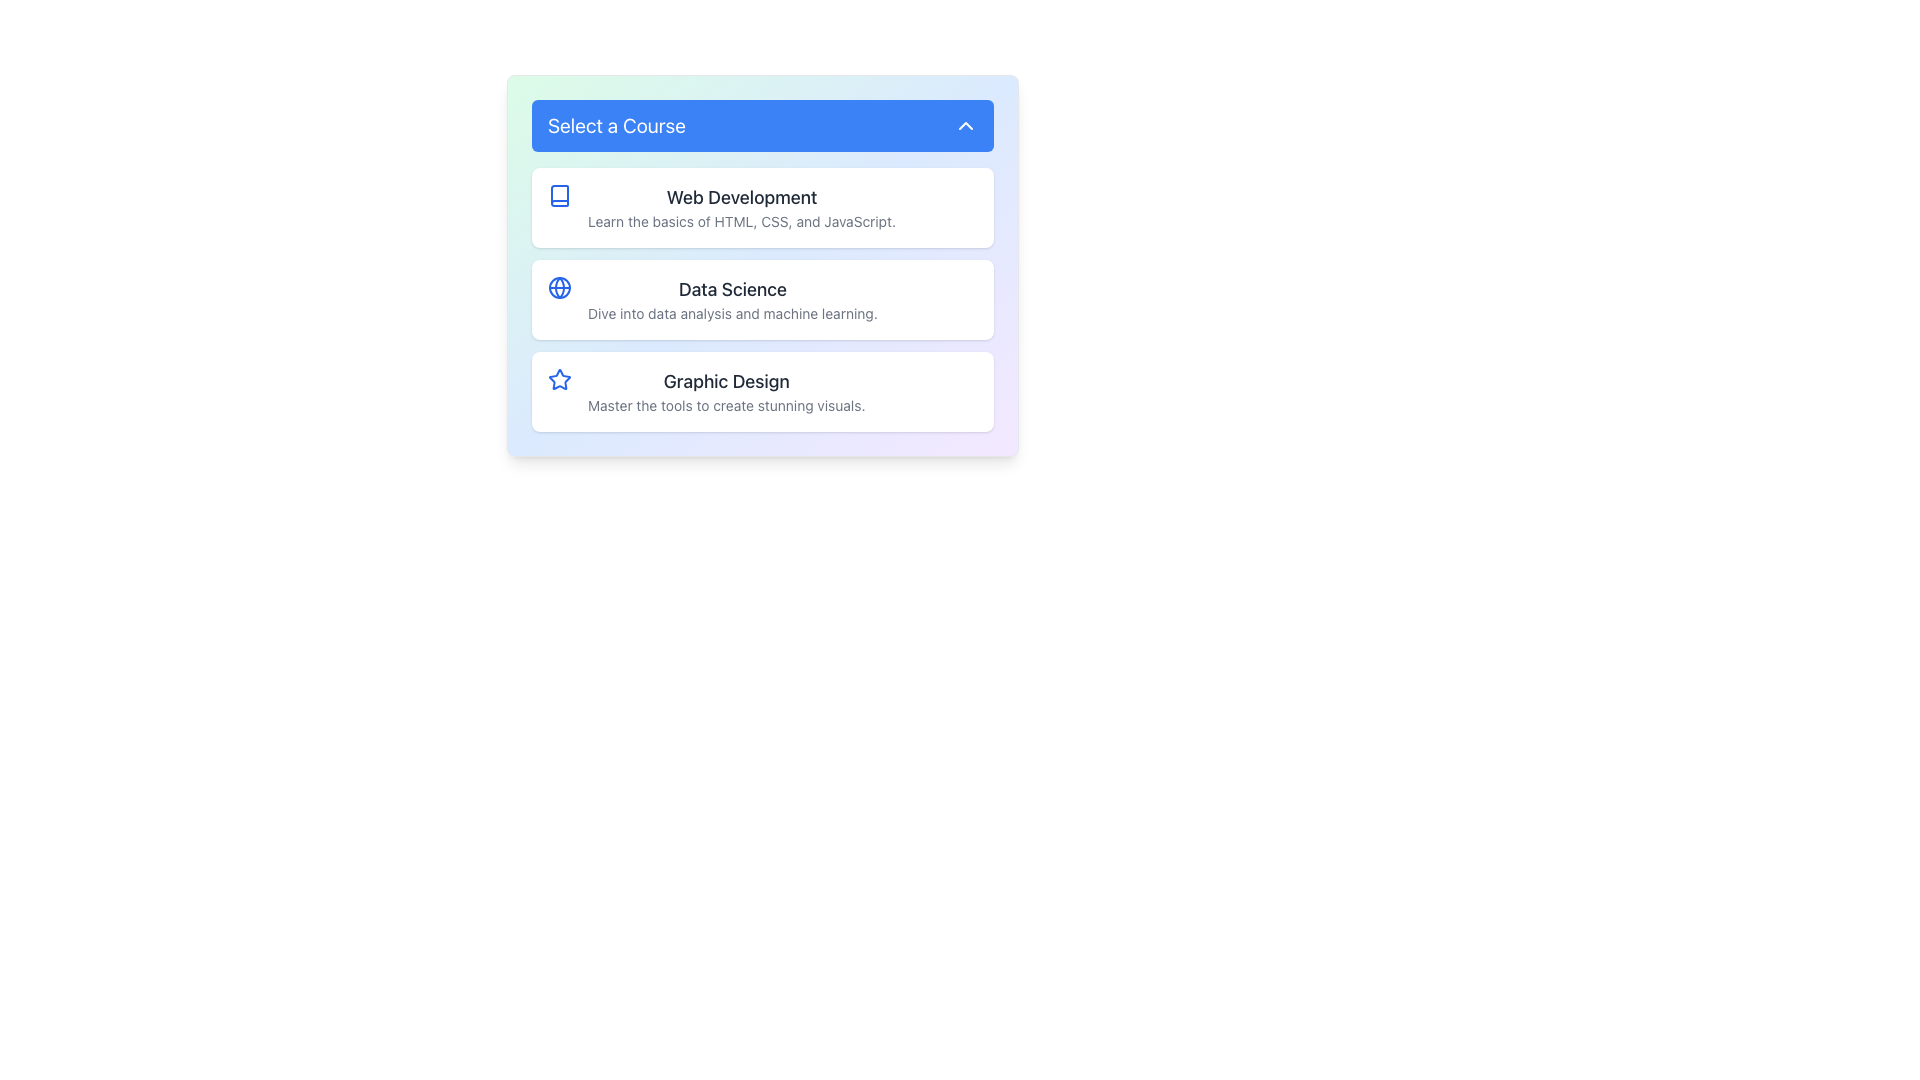  I want to click on the text saying 'Dive into data analysis and machine learning.', which is styled in a small, light gray font and located below the bold text 'Data Science' in the course information section, so click(731, 313).